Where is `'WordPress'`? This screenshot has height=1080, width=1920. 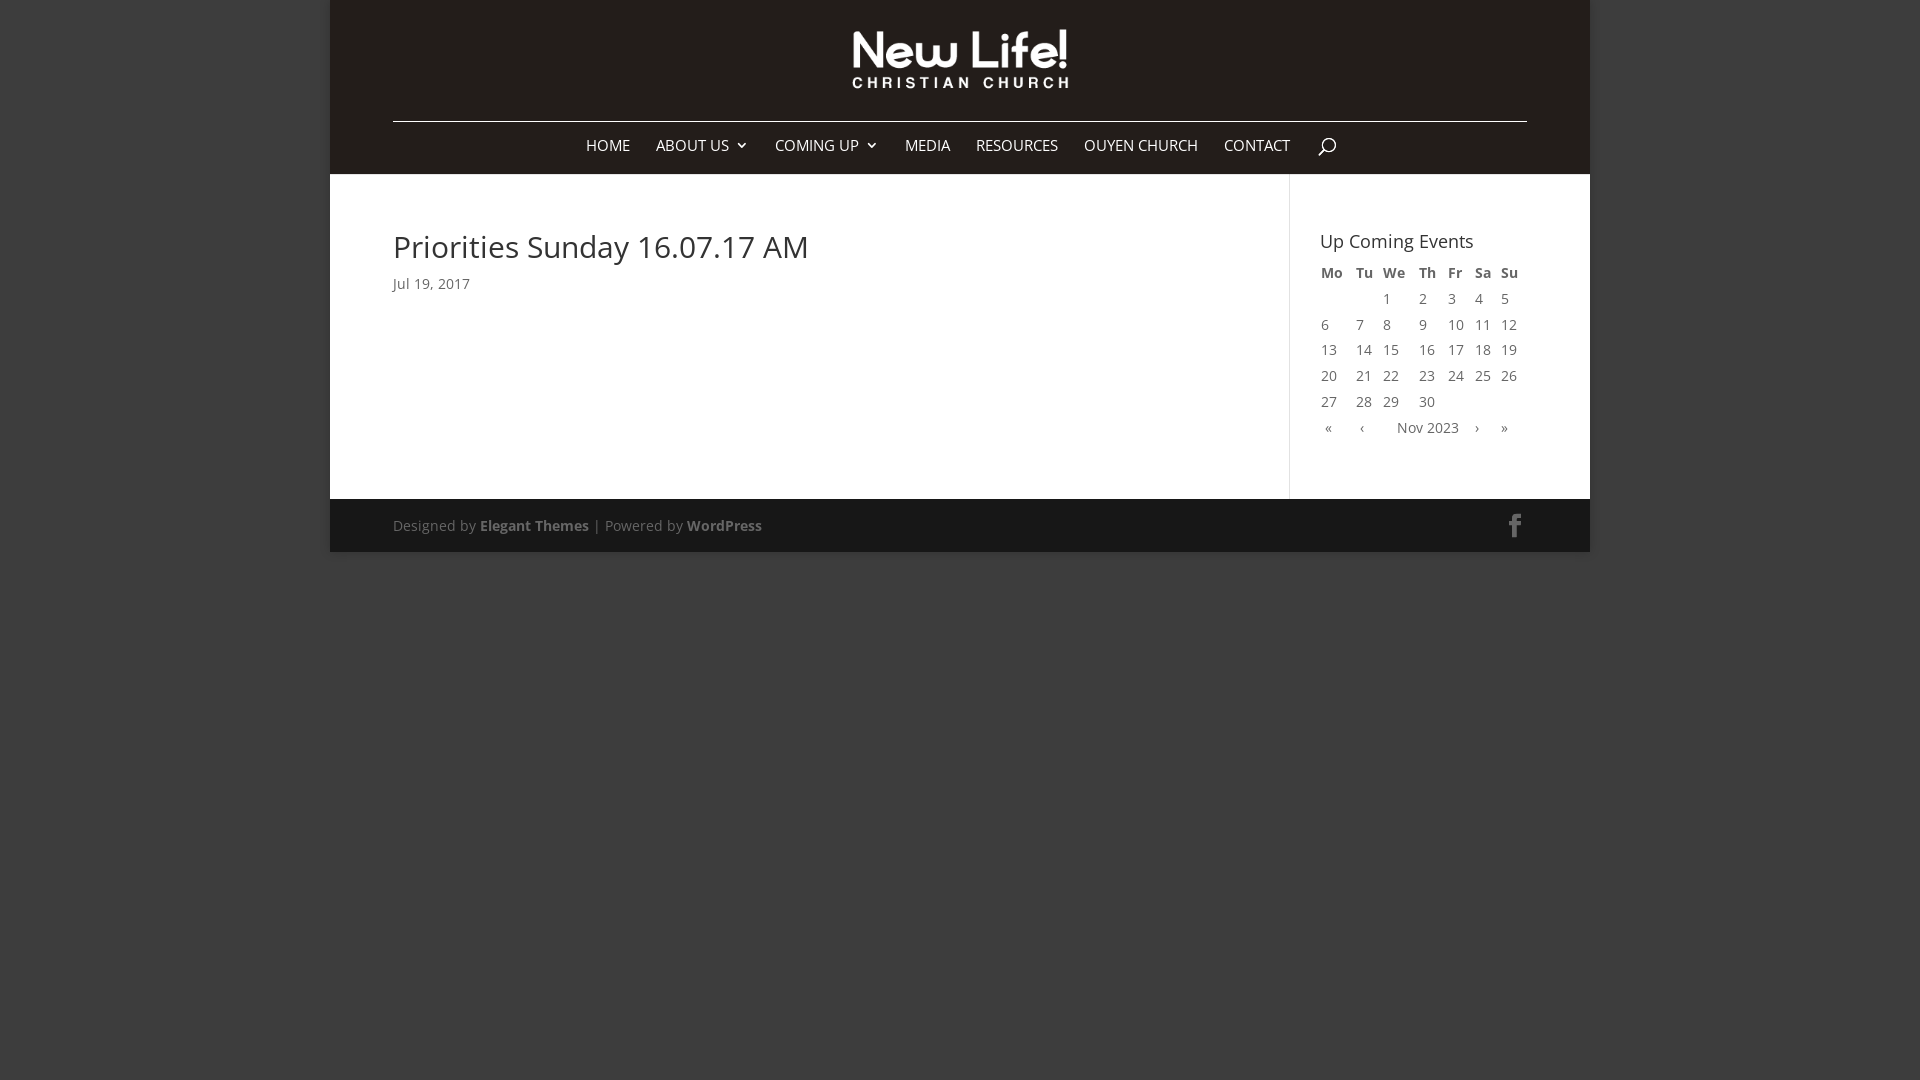
'WordPress' is located at coordinates (686, 524).